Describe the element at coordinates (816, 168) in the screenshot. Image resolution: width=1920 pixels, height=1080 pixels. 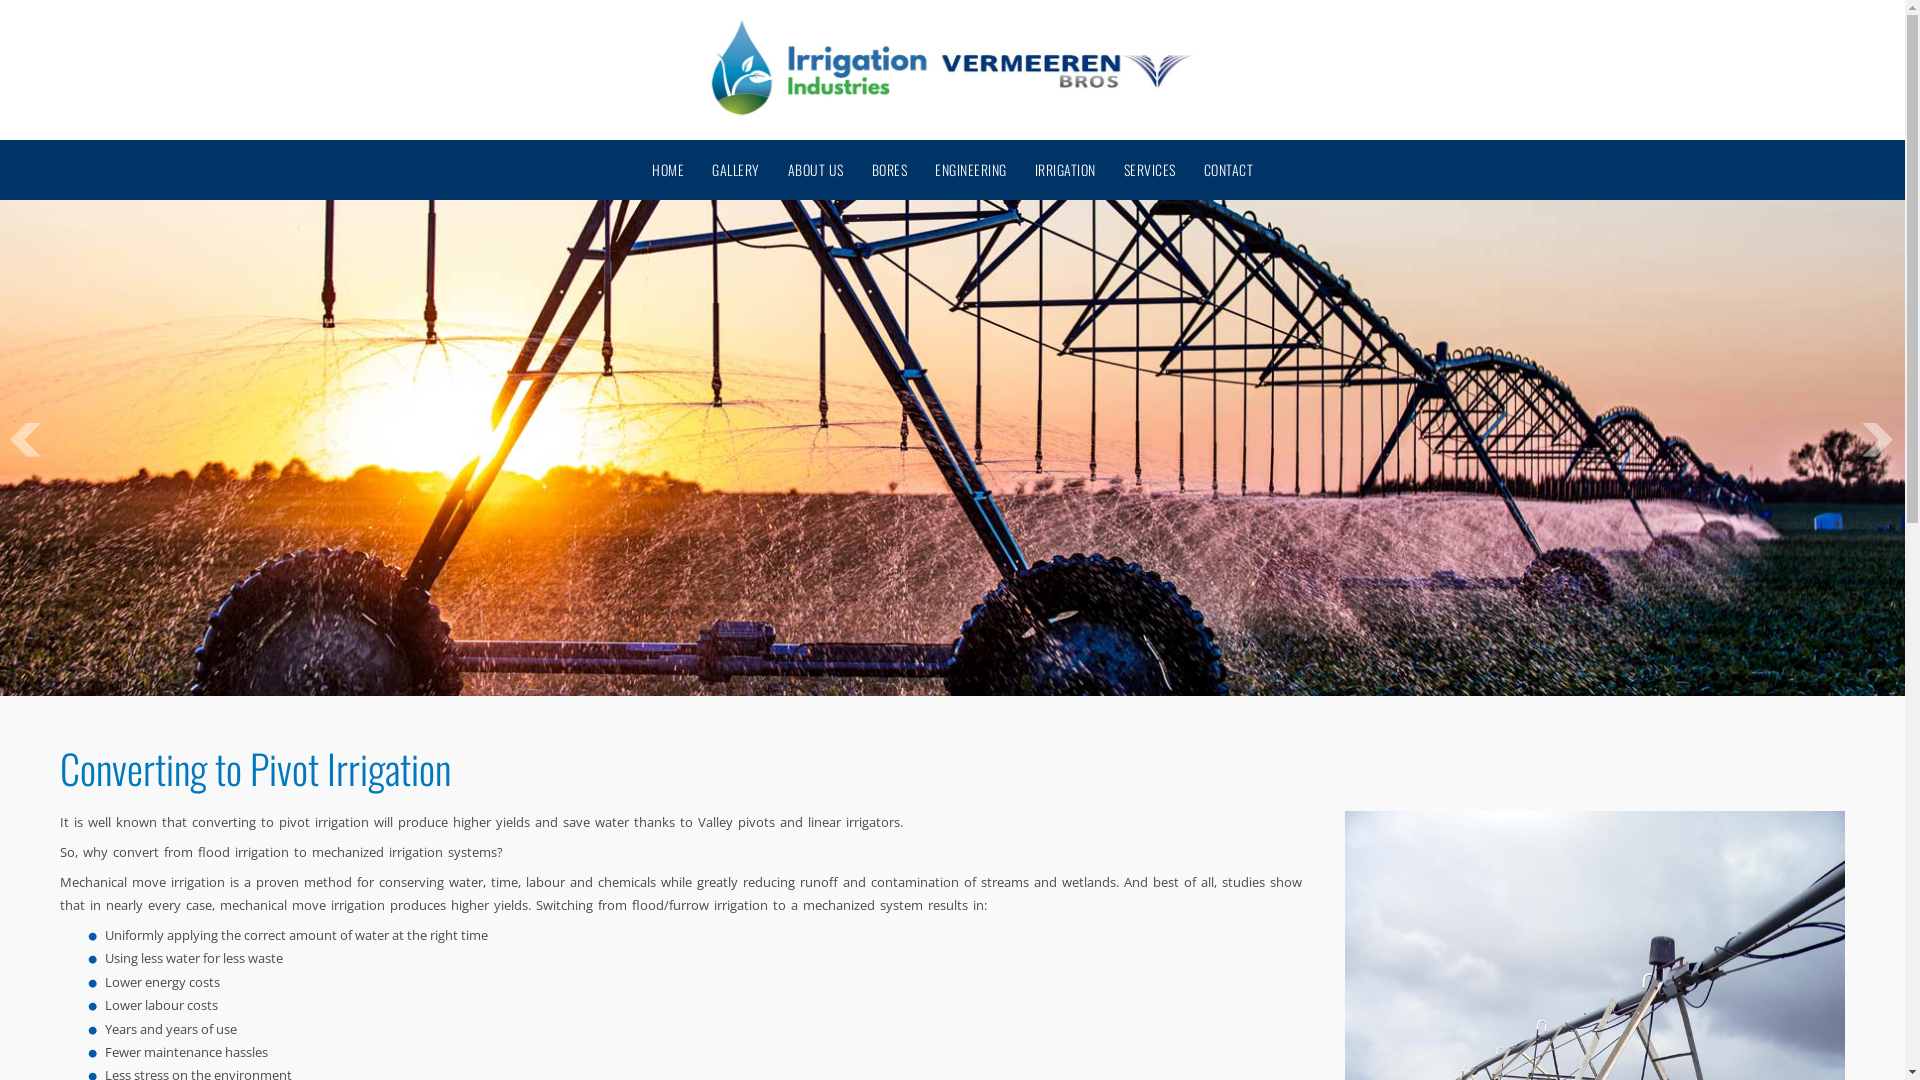
I see `'ABOUT US'` at that location.